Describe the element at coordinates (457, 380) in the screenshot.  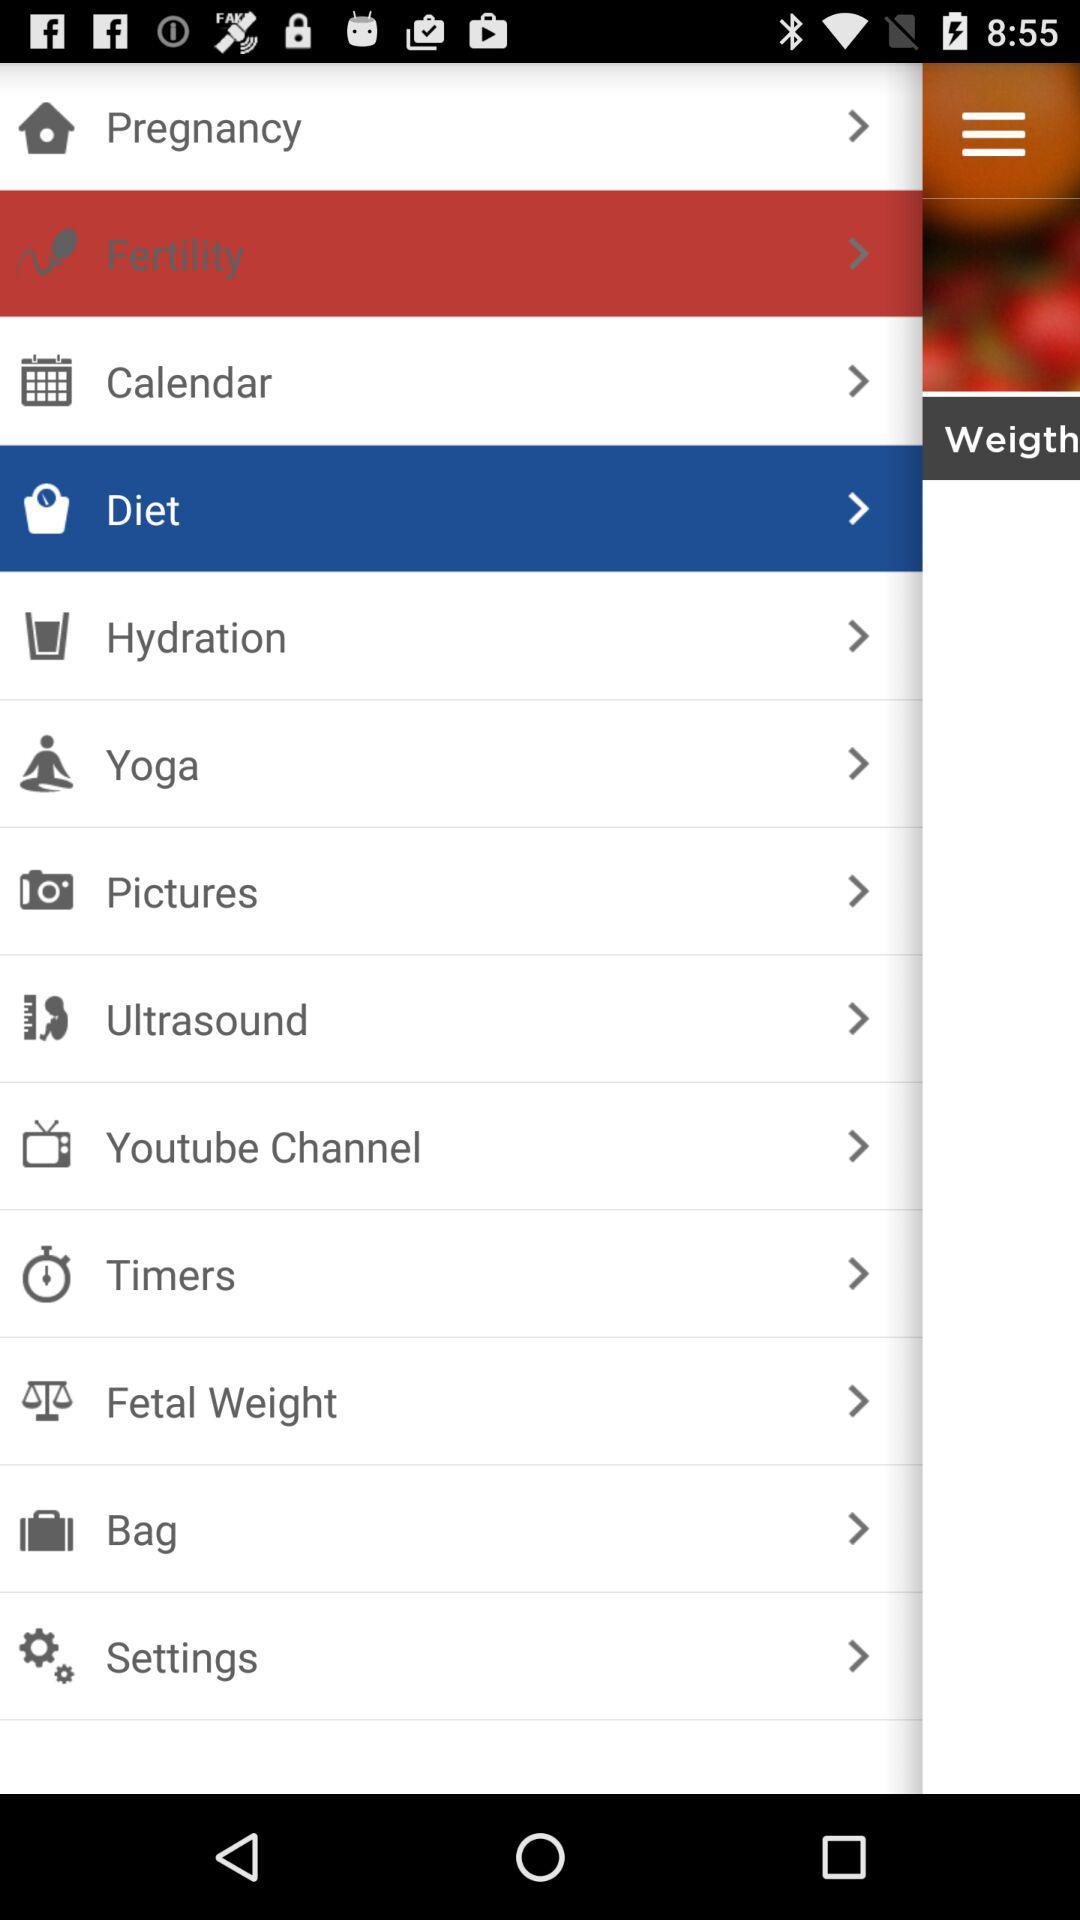
I see `the checkbox above the diet` at that location.